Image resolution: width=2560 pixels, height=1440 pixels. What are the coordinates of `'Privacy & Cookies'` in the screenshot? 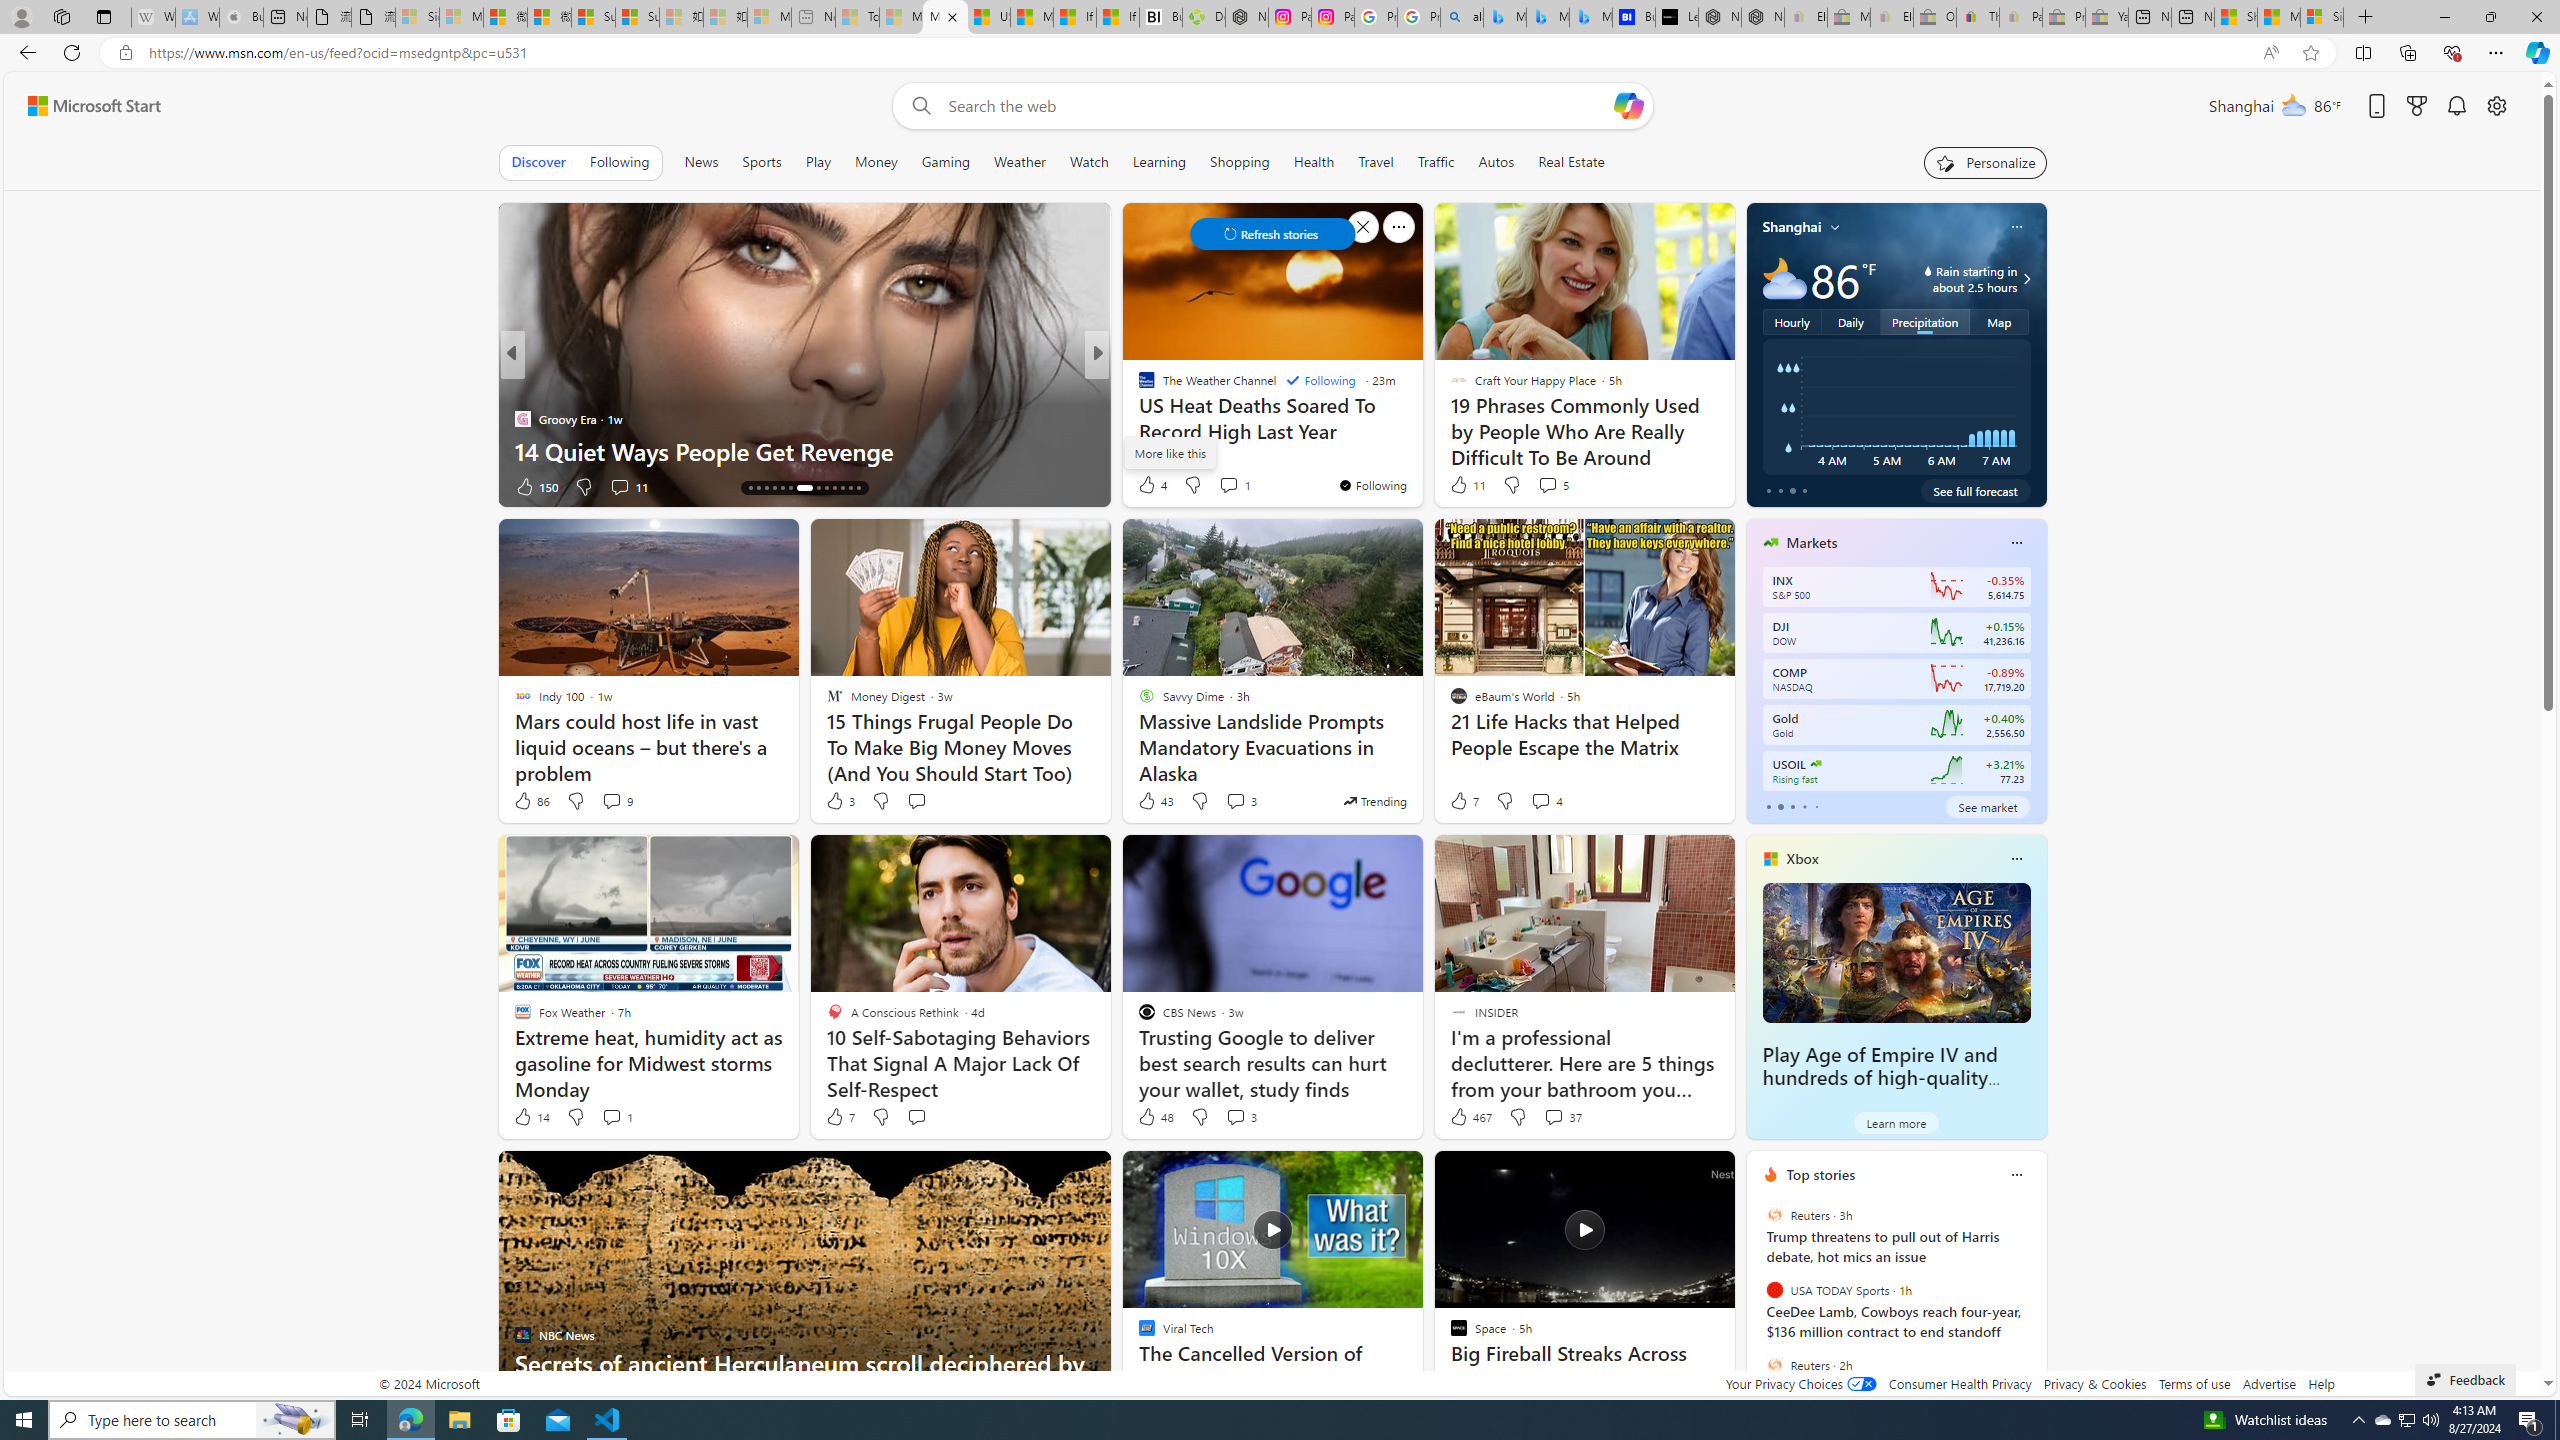 It's located at (2095, 1382).